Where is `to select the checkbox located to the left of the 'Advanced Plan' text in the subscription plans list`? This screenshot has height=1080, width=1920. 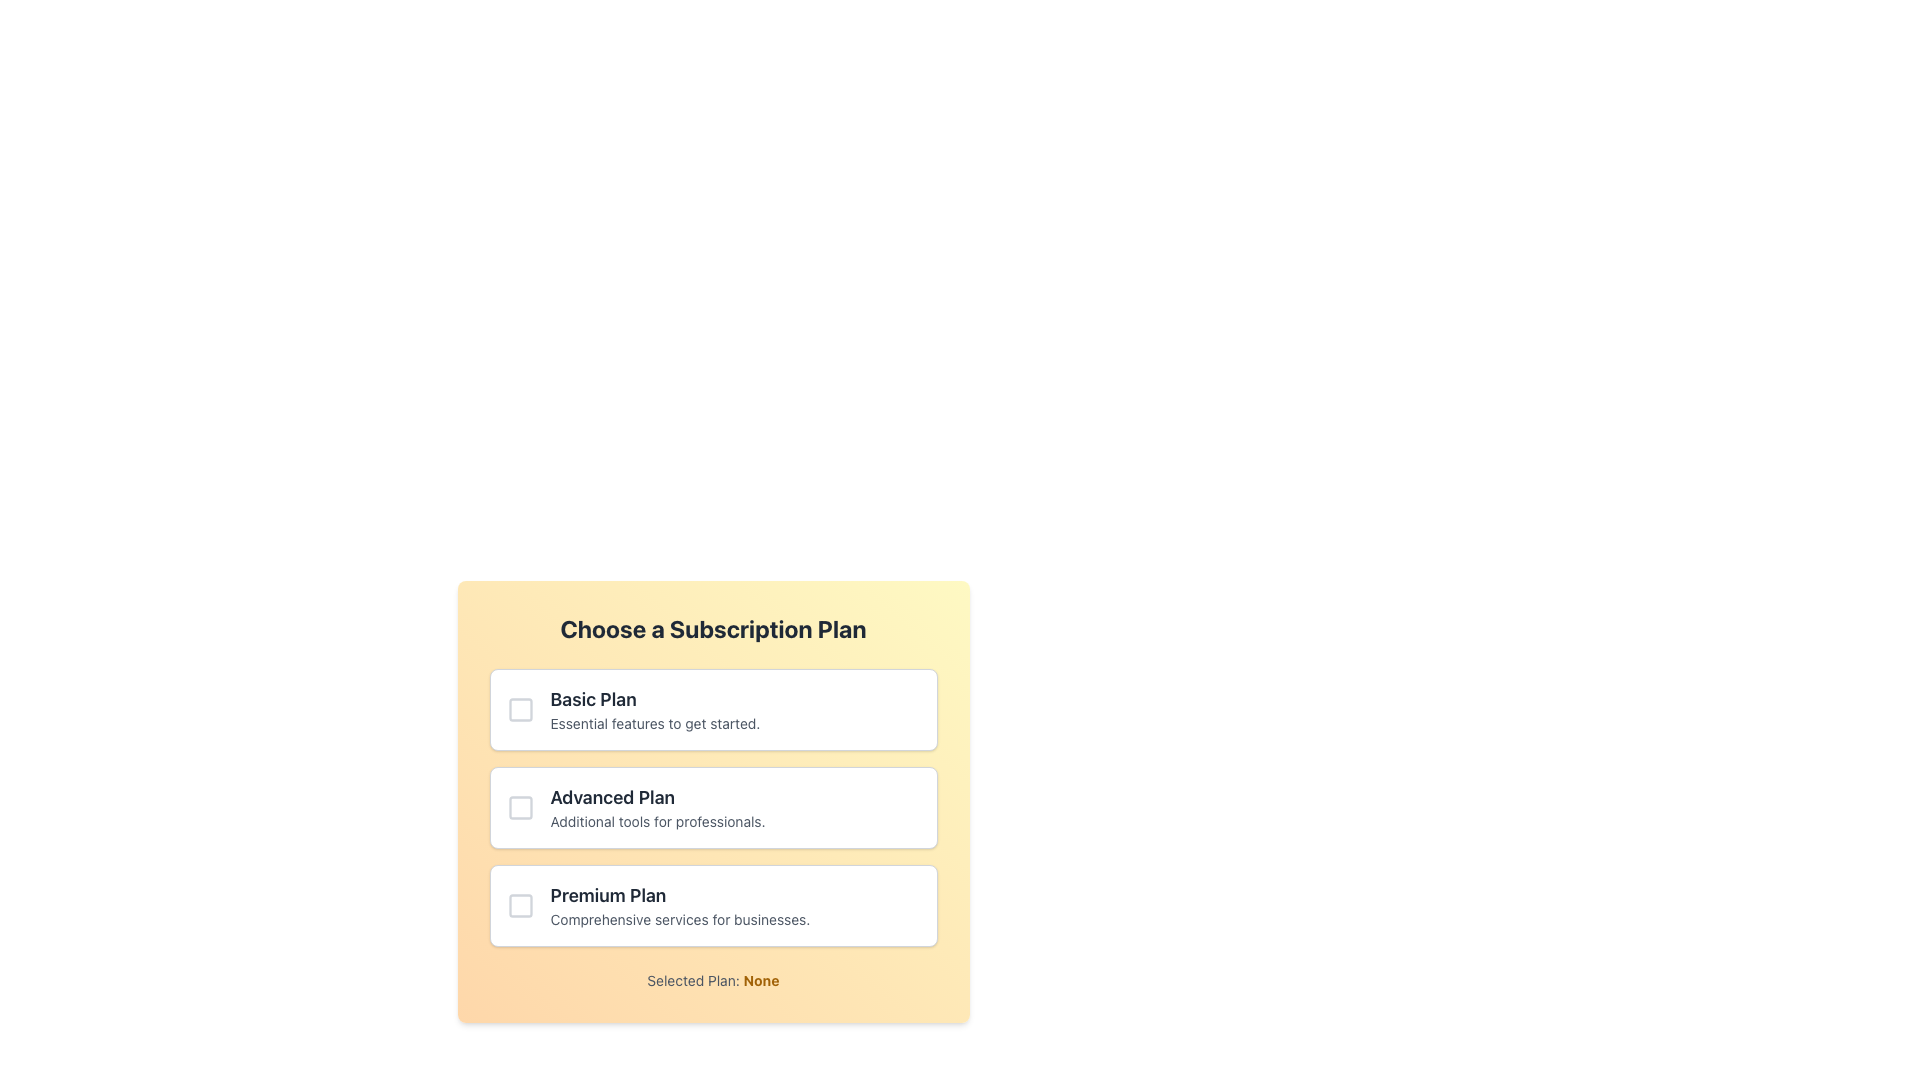 to select the checkbox located to the left of the 'Advanced Plan' text in the subscription plans list is located at coordinates (520, 806).